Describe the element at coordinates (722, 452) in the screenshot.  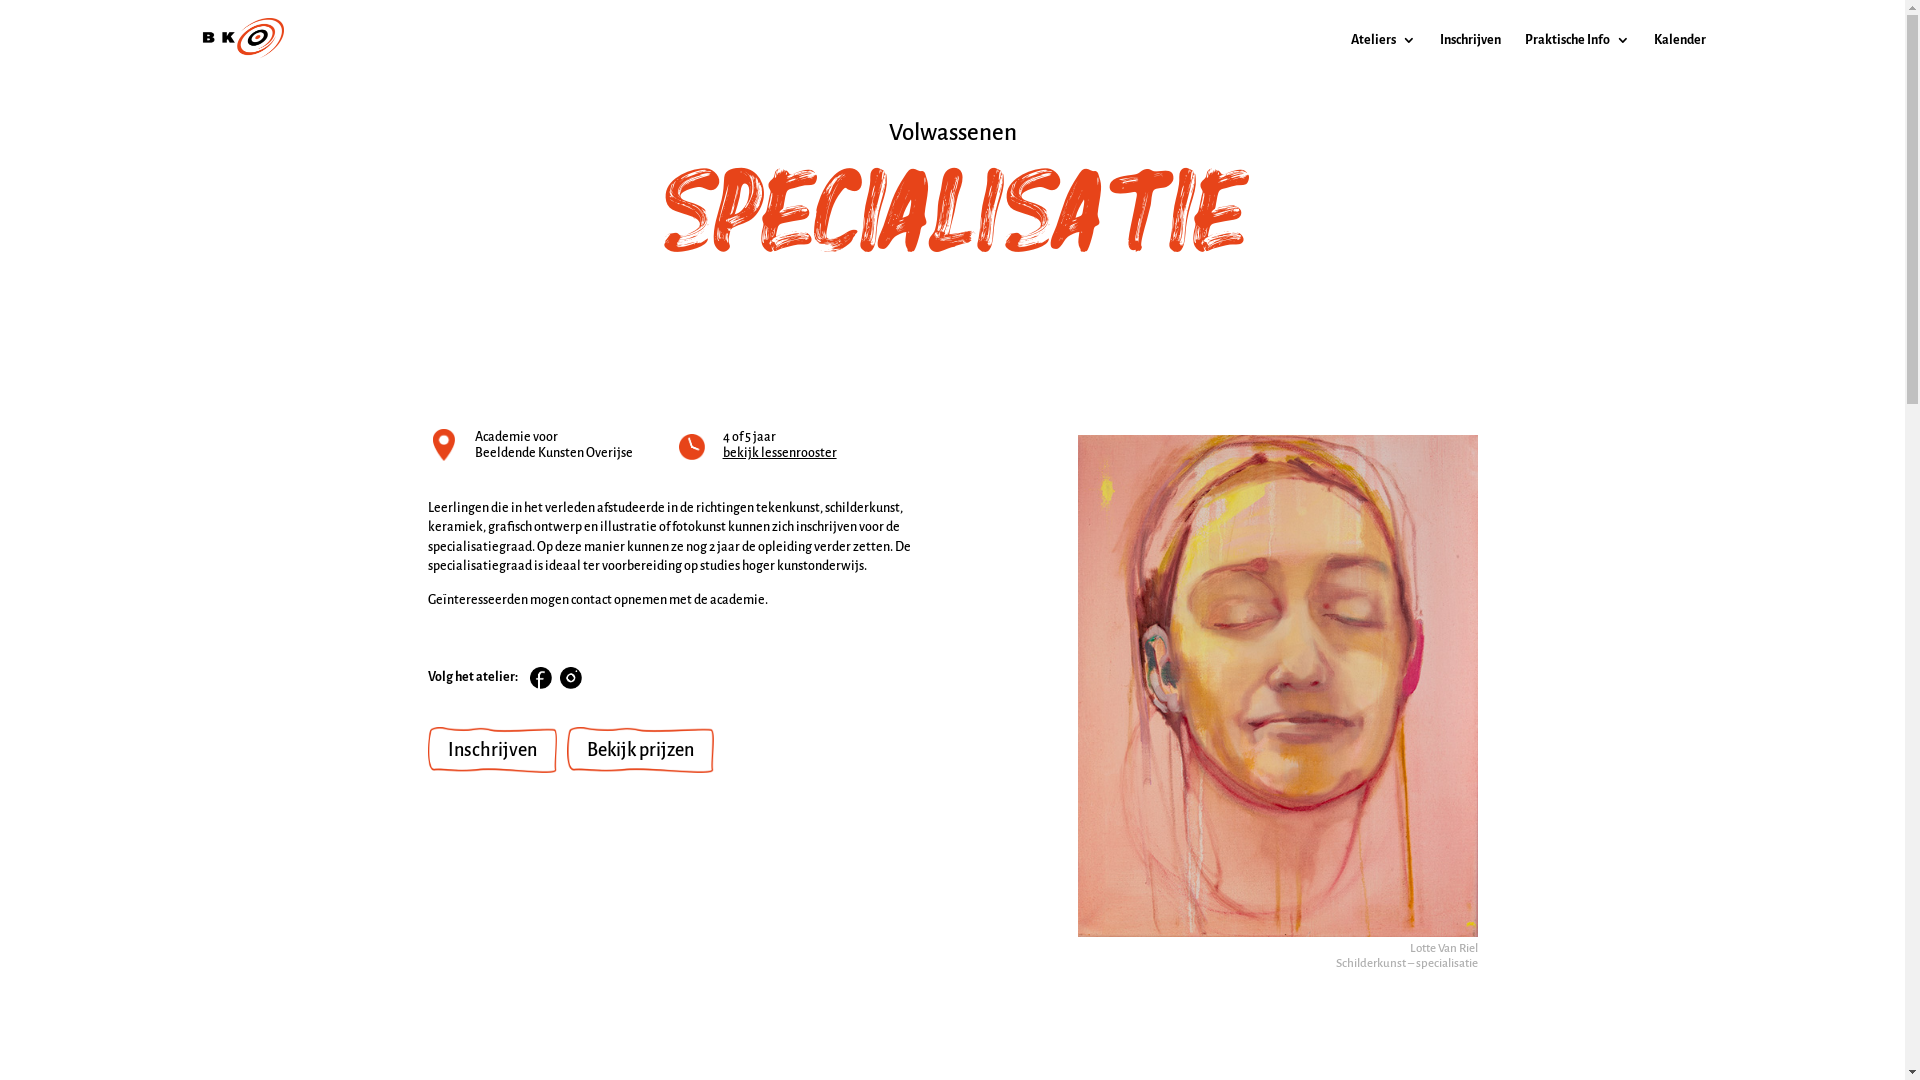
I see `'bekijk lessenrooster'` at that location.